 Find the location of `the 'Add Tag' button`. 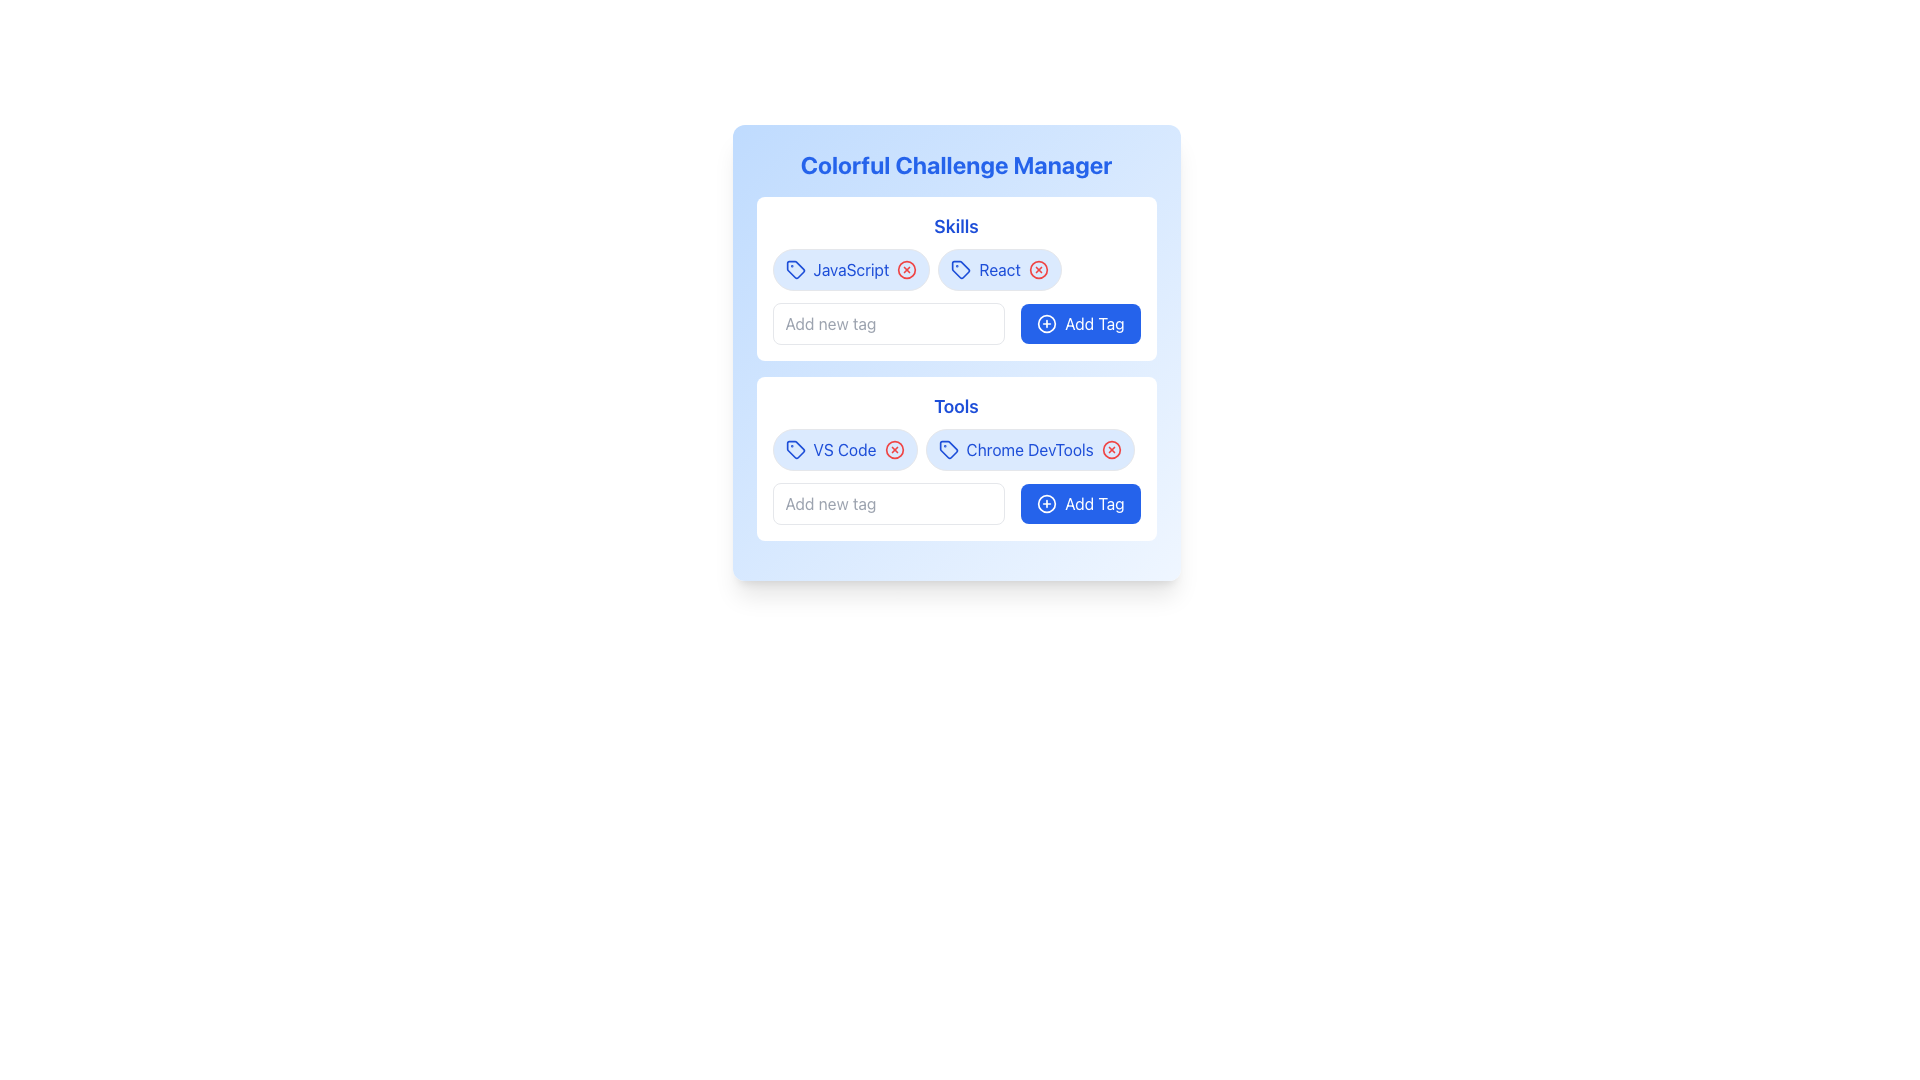

the 'Add Tag' button is located at coordinates (1079, 503).